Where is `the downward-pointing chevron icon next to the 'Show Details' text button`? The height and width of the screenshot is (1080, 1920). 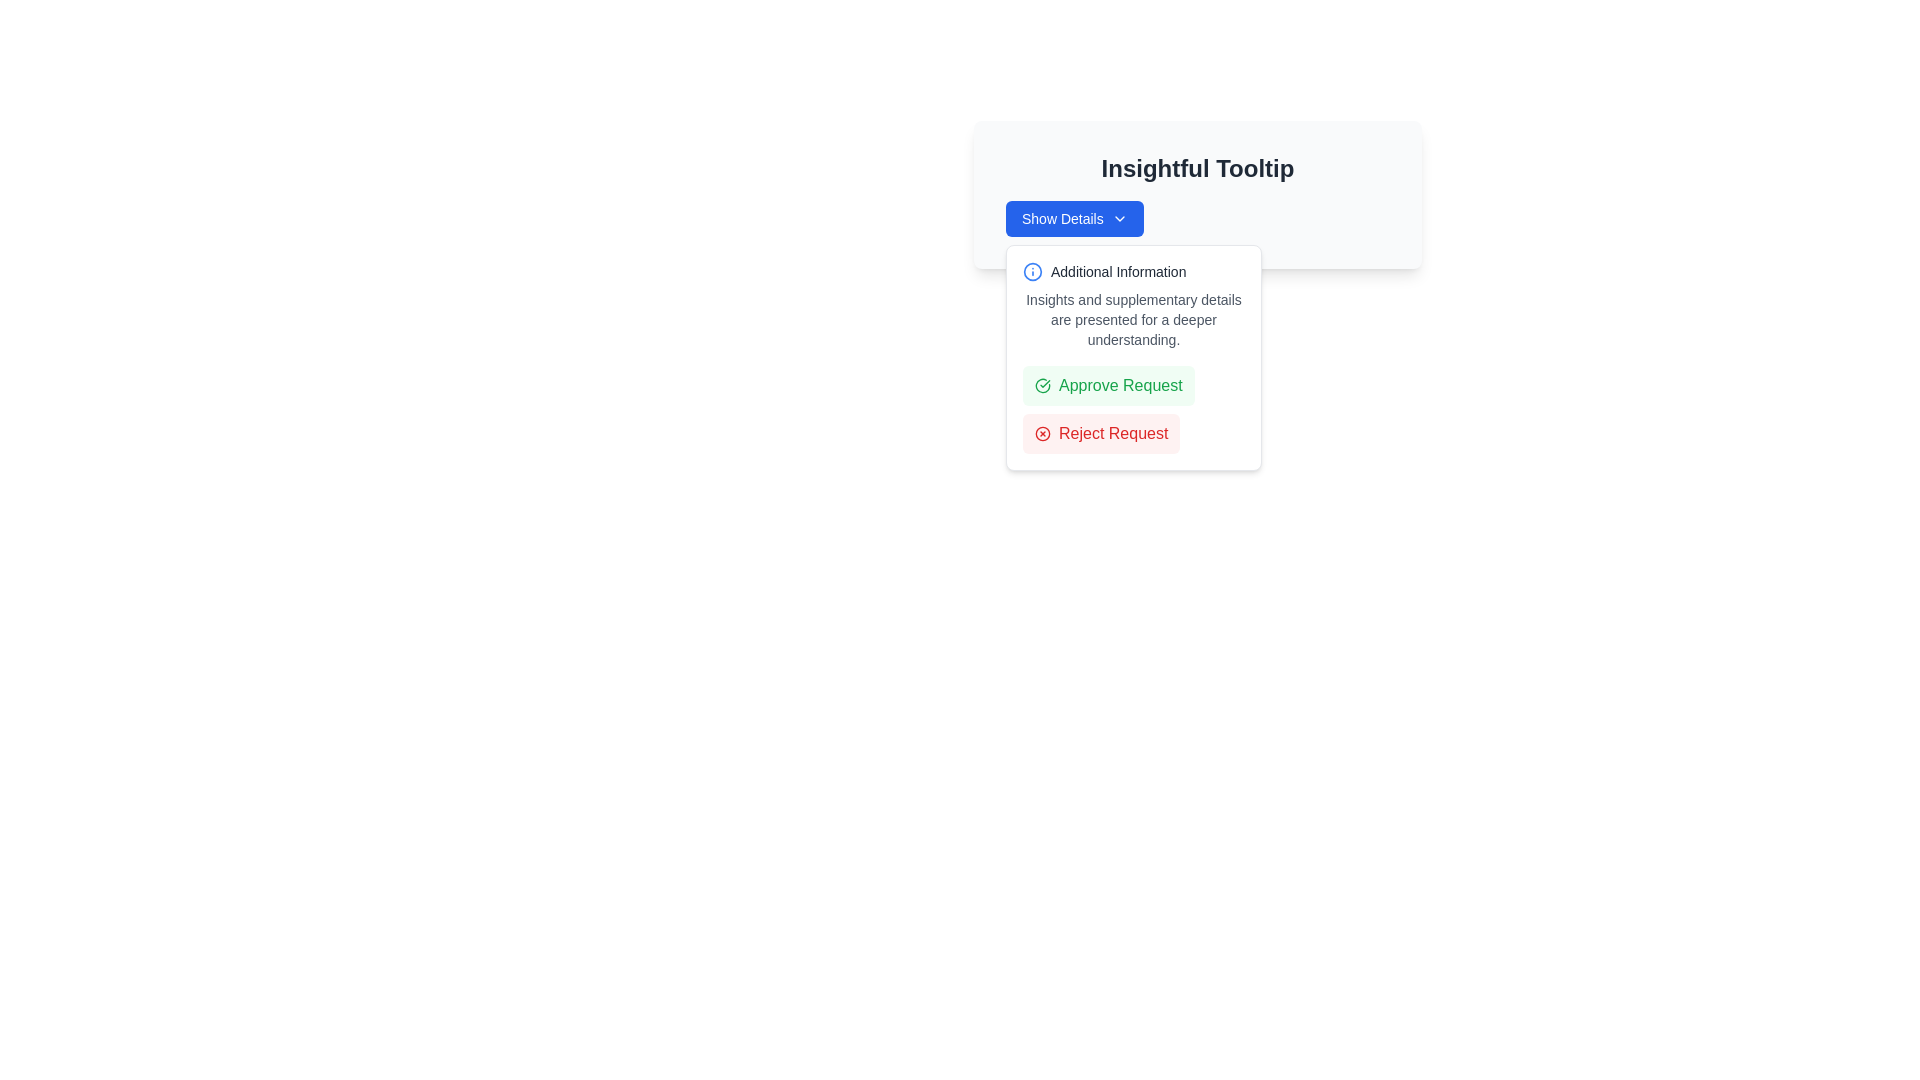 the downward-pointing chevron icon next to the 'Show Details' text button is located at coordinates (1118, 219).